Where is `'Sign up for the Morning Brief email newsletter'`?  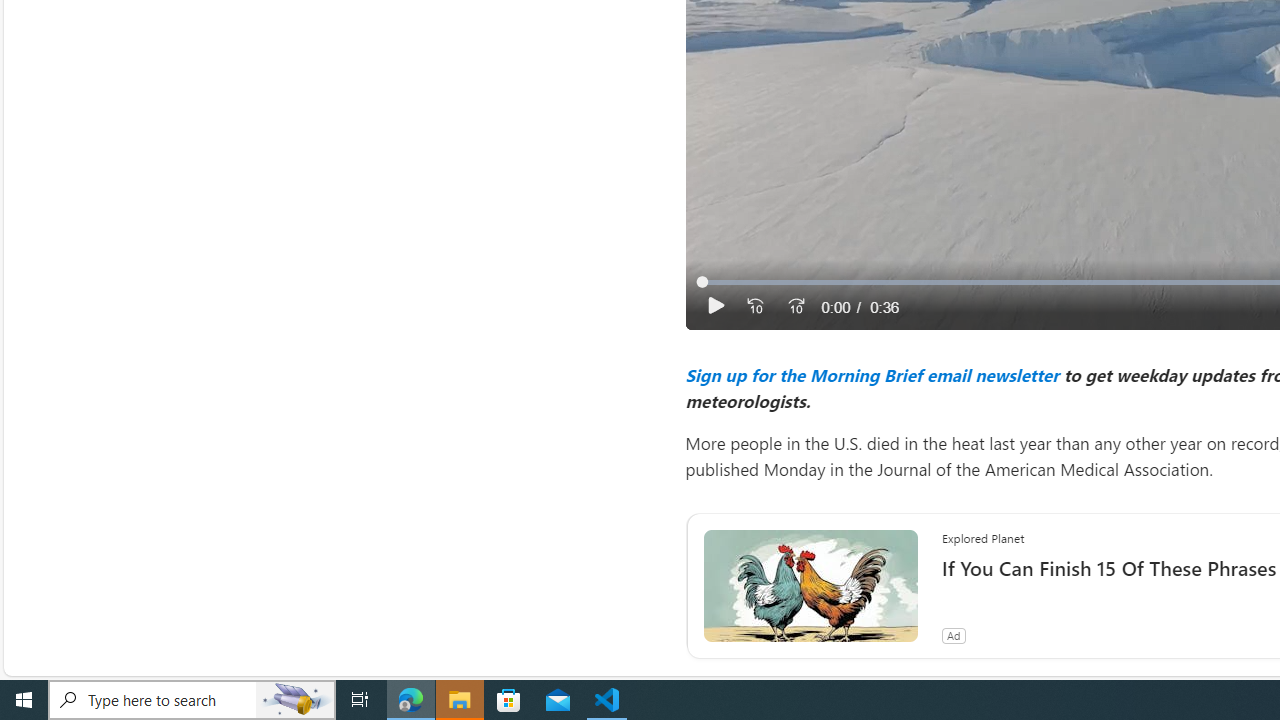
'Sign up for the Morning Brief email newsletter' is located at coordinates (871, 374).